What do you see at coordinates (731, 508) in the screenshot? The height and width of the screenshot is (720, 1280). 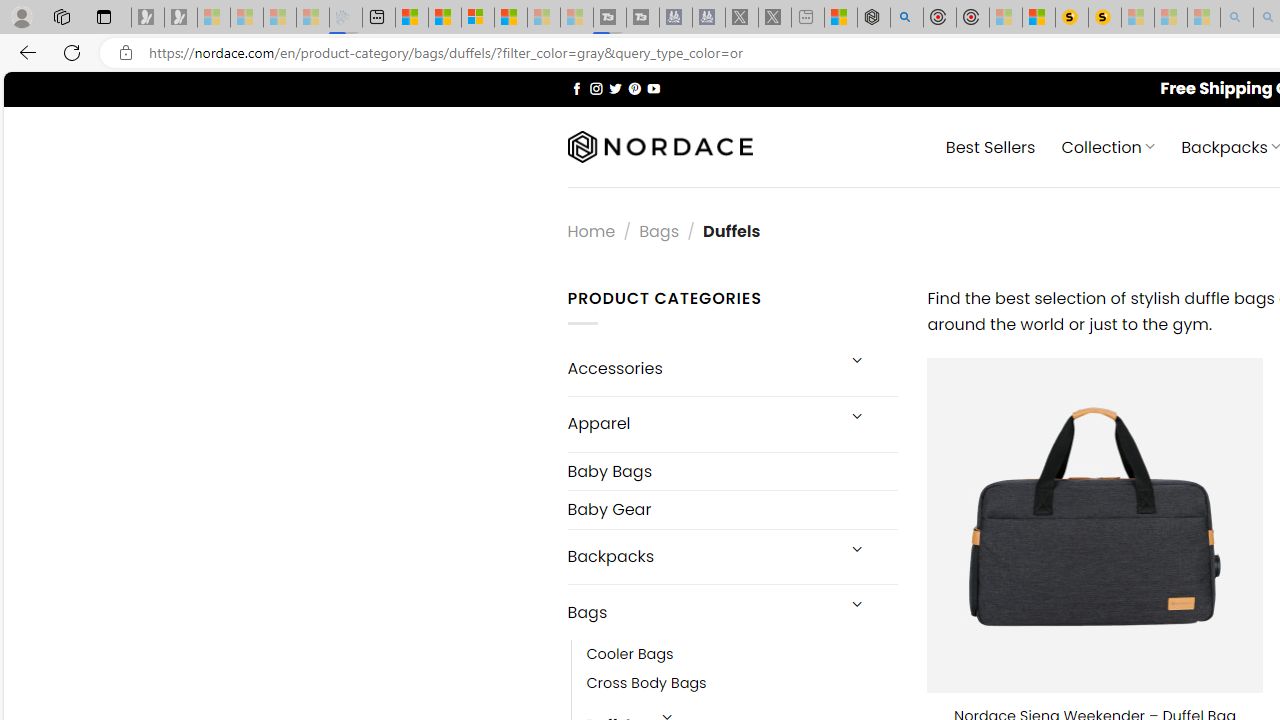 I see `'Baby Gear'` at bounding box center [731, 508].